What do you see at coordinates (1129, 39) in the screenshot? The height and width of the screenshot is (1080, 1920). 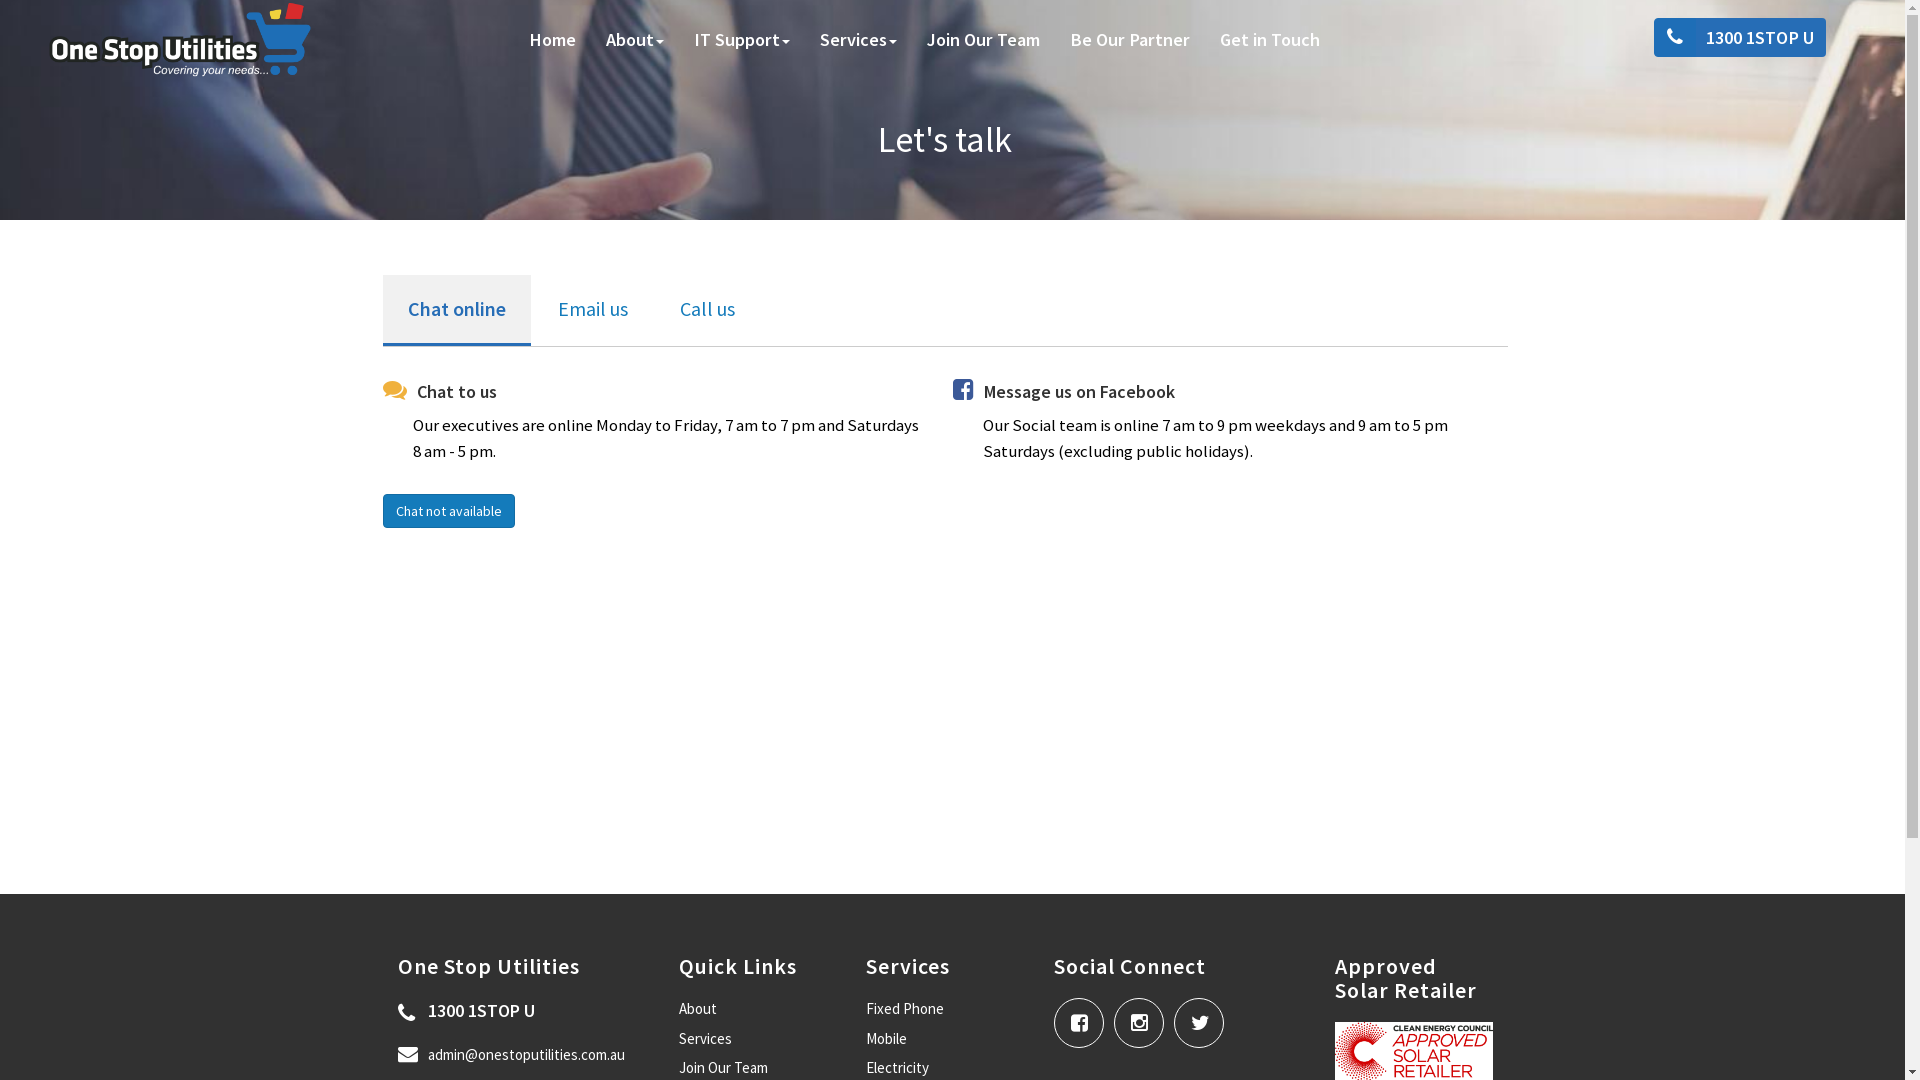 I see `'Be Our Partner'` at bounding box center [1129, 39].